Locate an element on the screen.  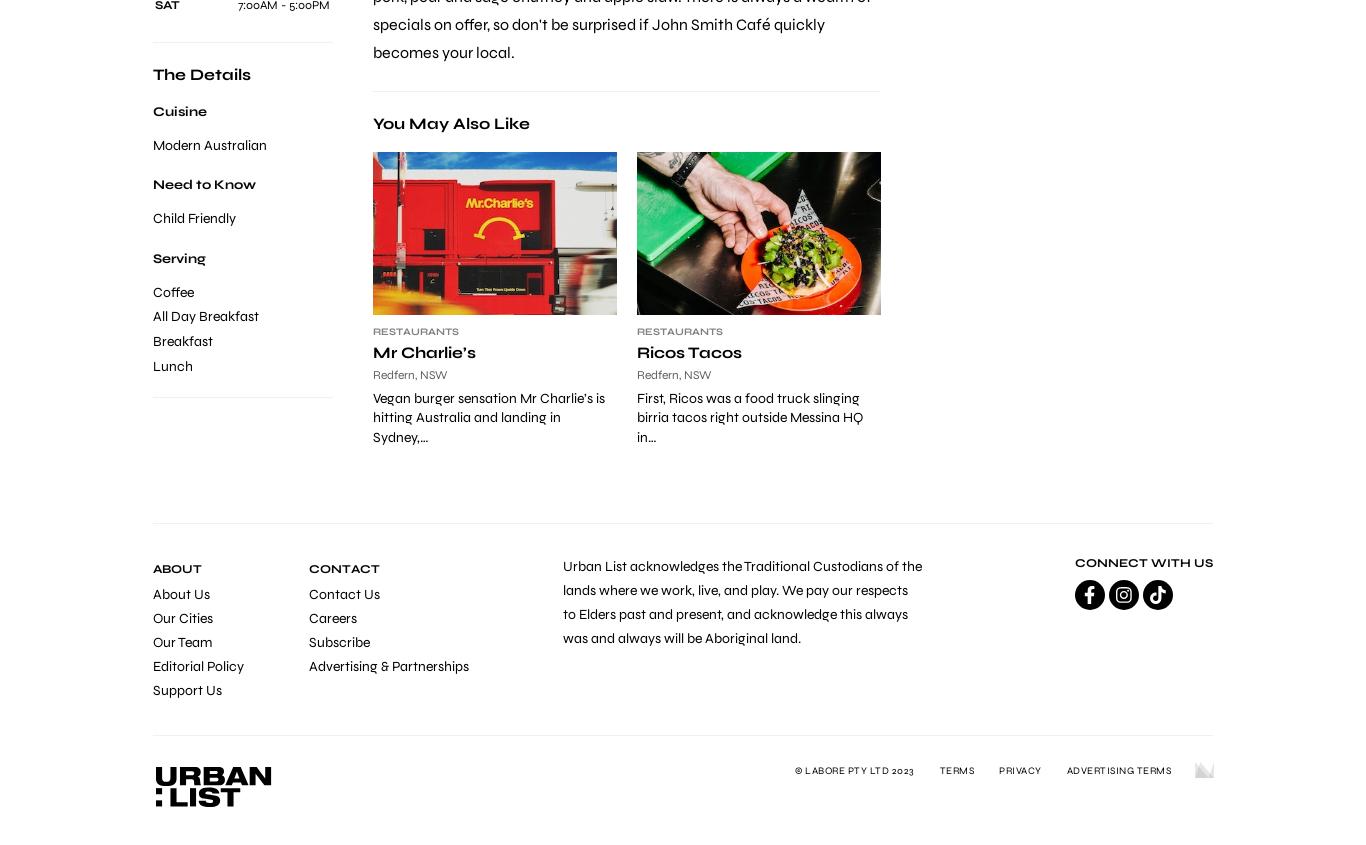
'Terms' is located at coordinates (956, 770).